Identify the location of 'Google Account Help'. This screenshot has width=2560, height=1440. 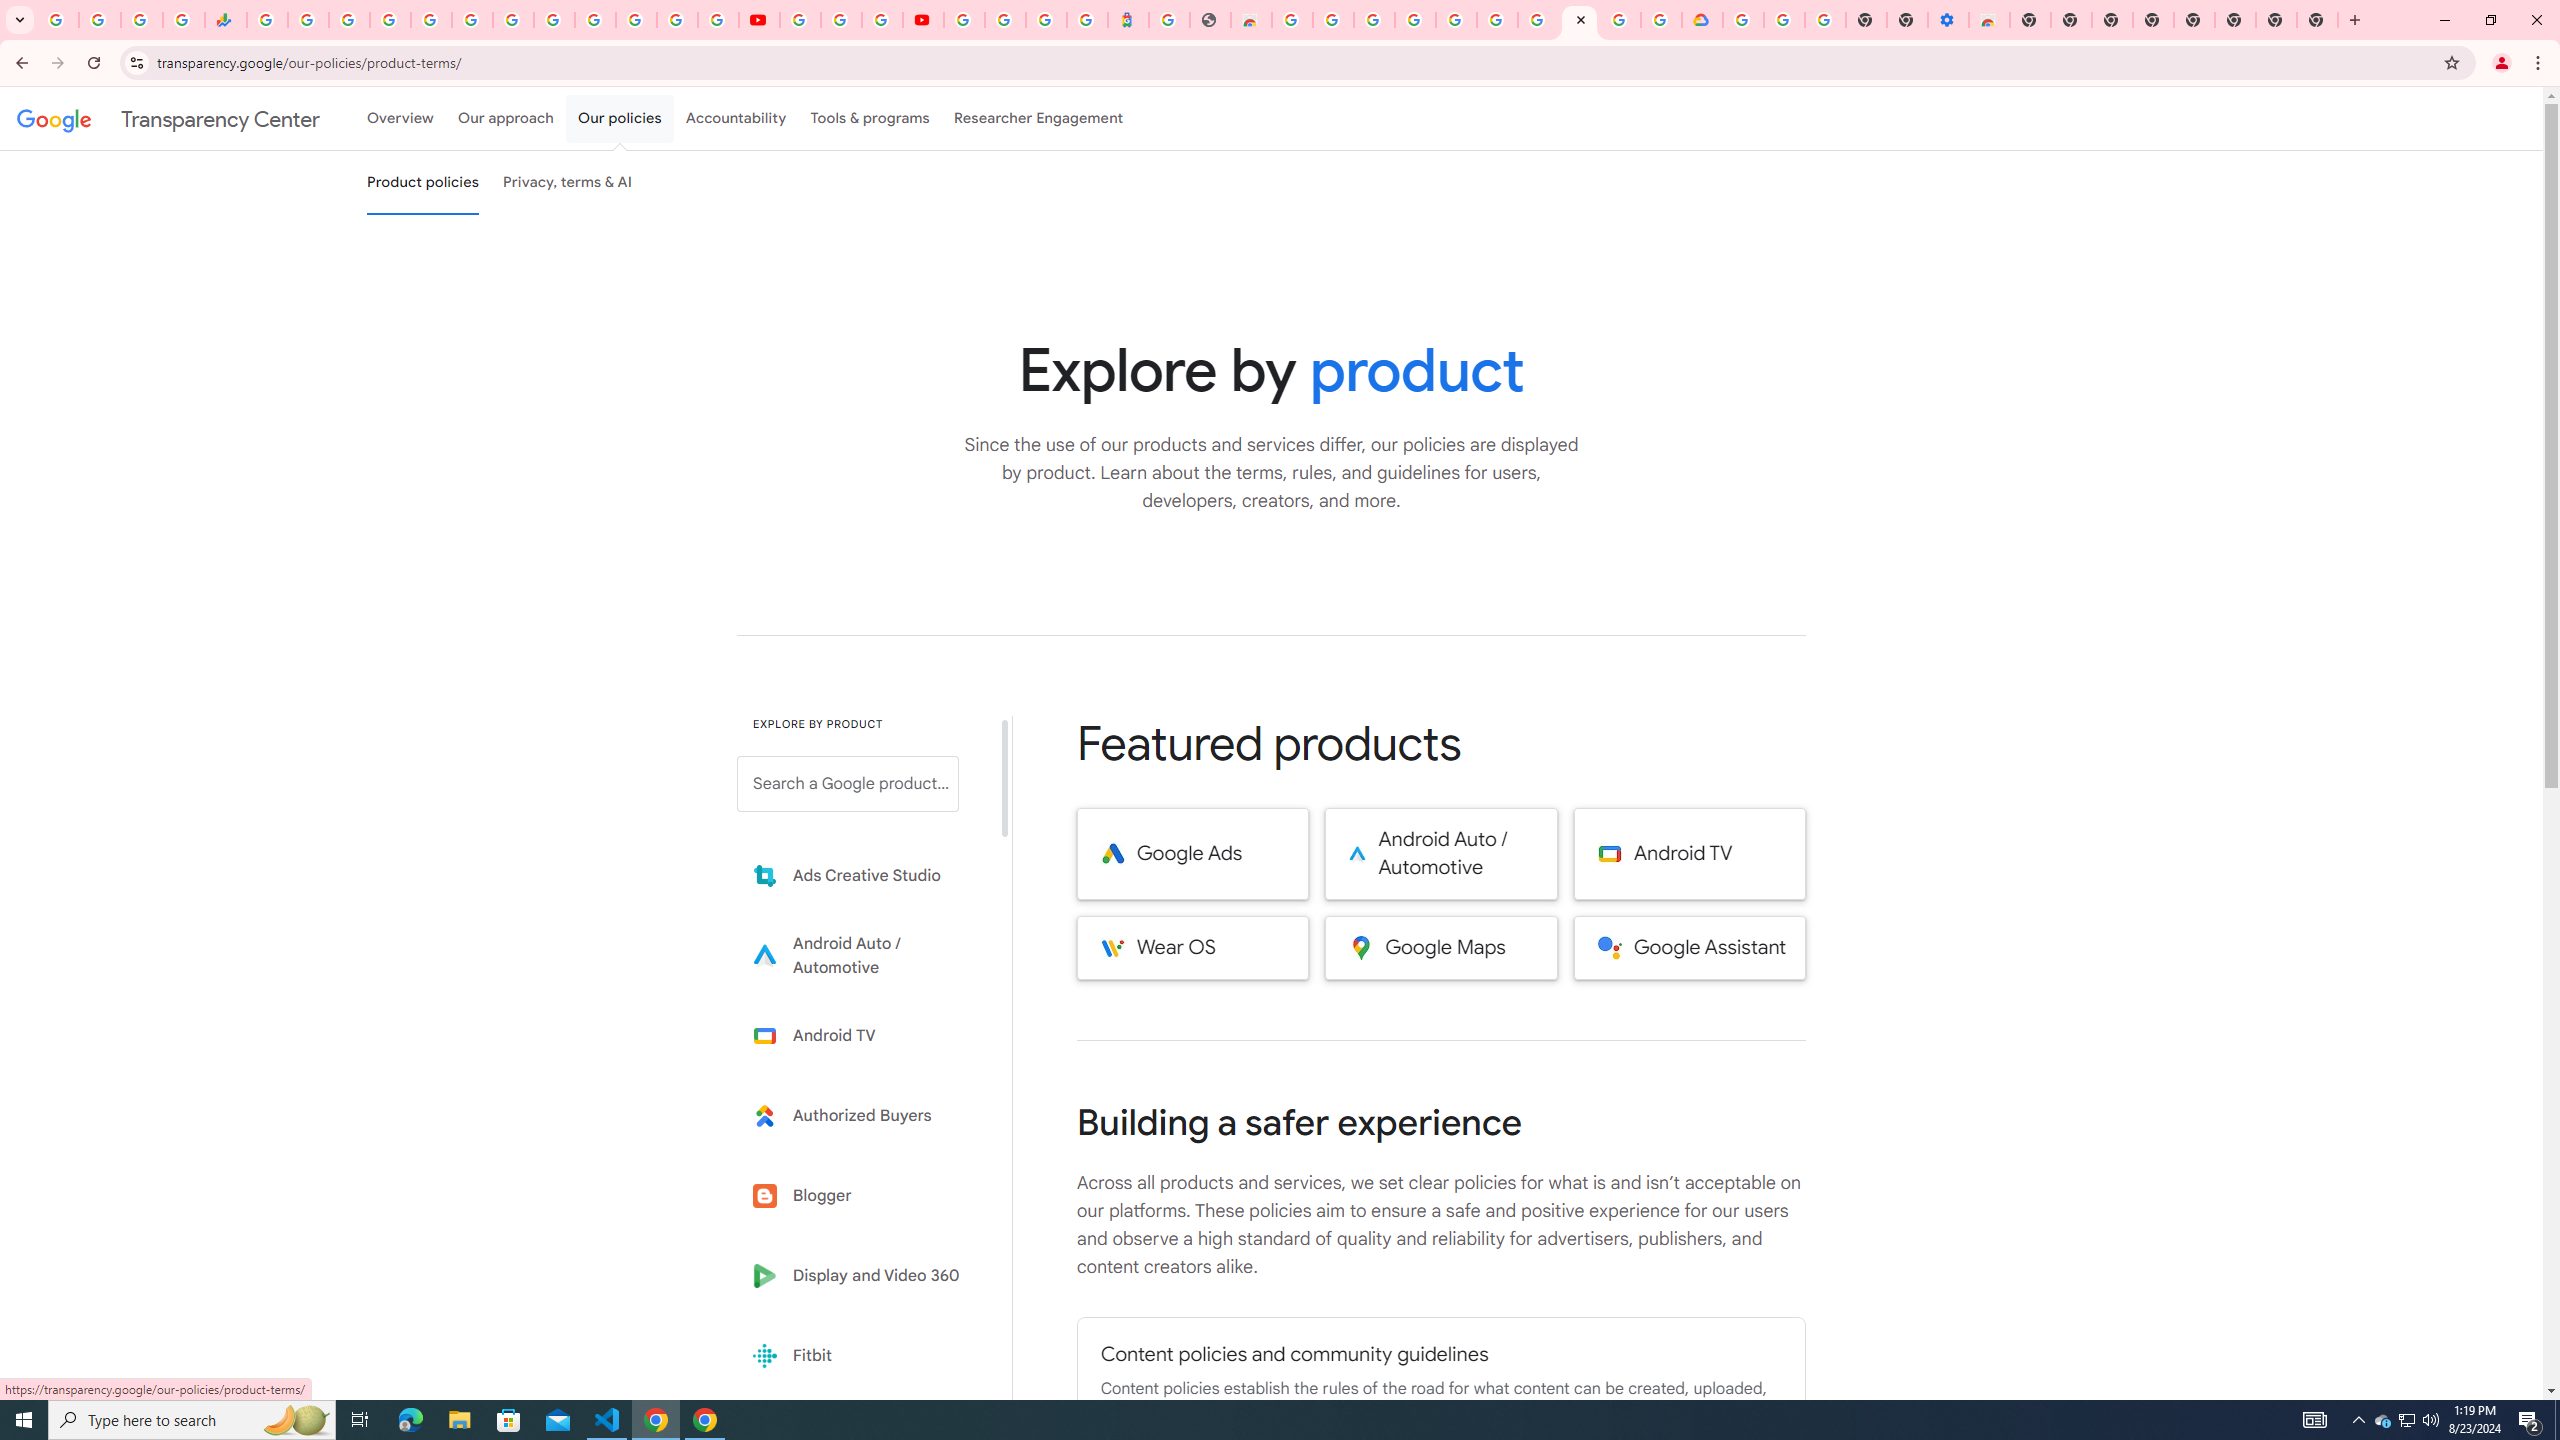
(839, 19).